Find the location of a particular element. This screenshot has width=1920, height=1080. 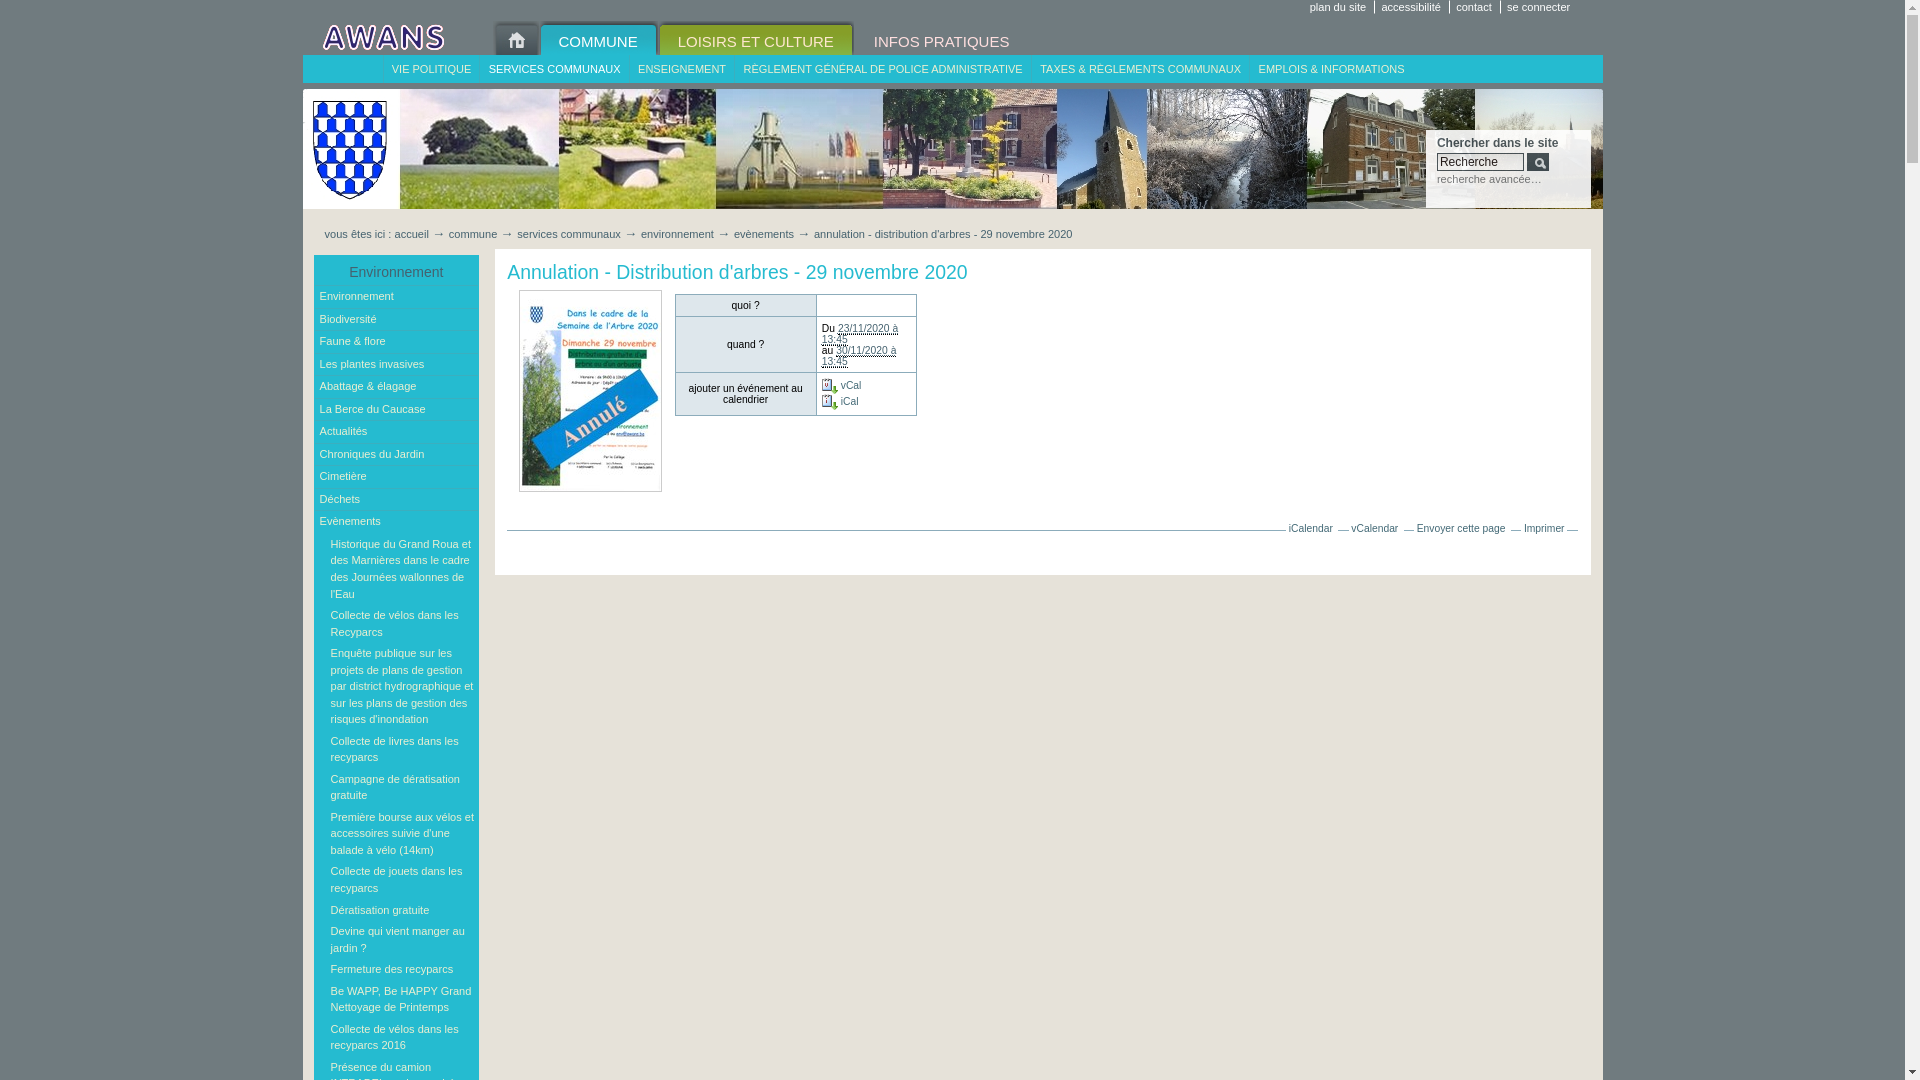

'Imprimer' is located at coordinates (1543, 527).